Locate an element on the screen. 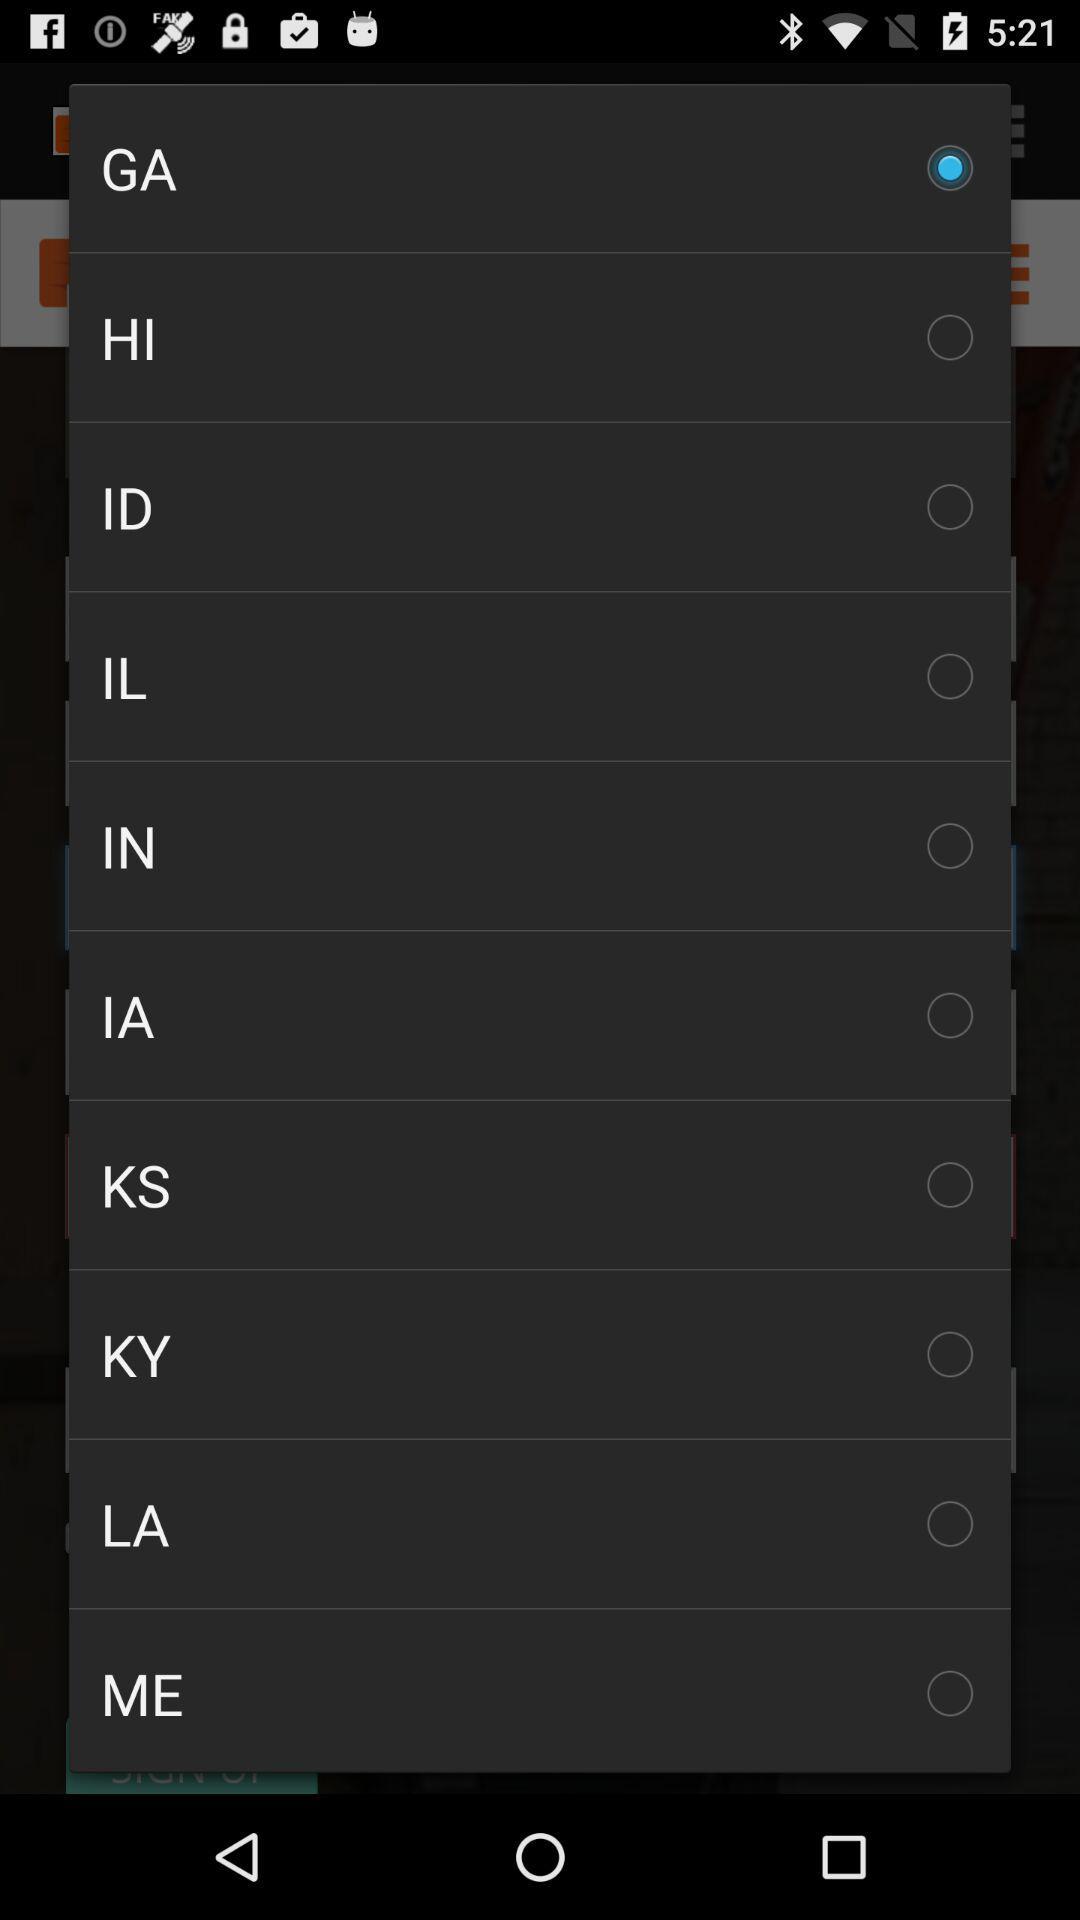 This screenshot has height=1920, width=1080. the ga checkbox is located at coordinates (540, 168).